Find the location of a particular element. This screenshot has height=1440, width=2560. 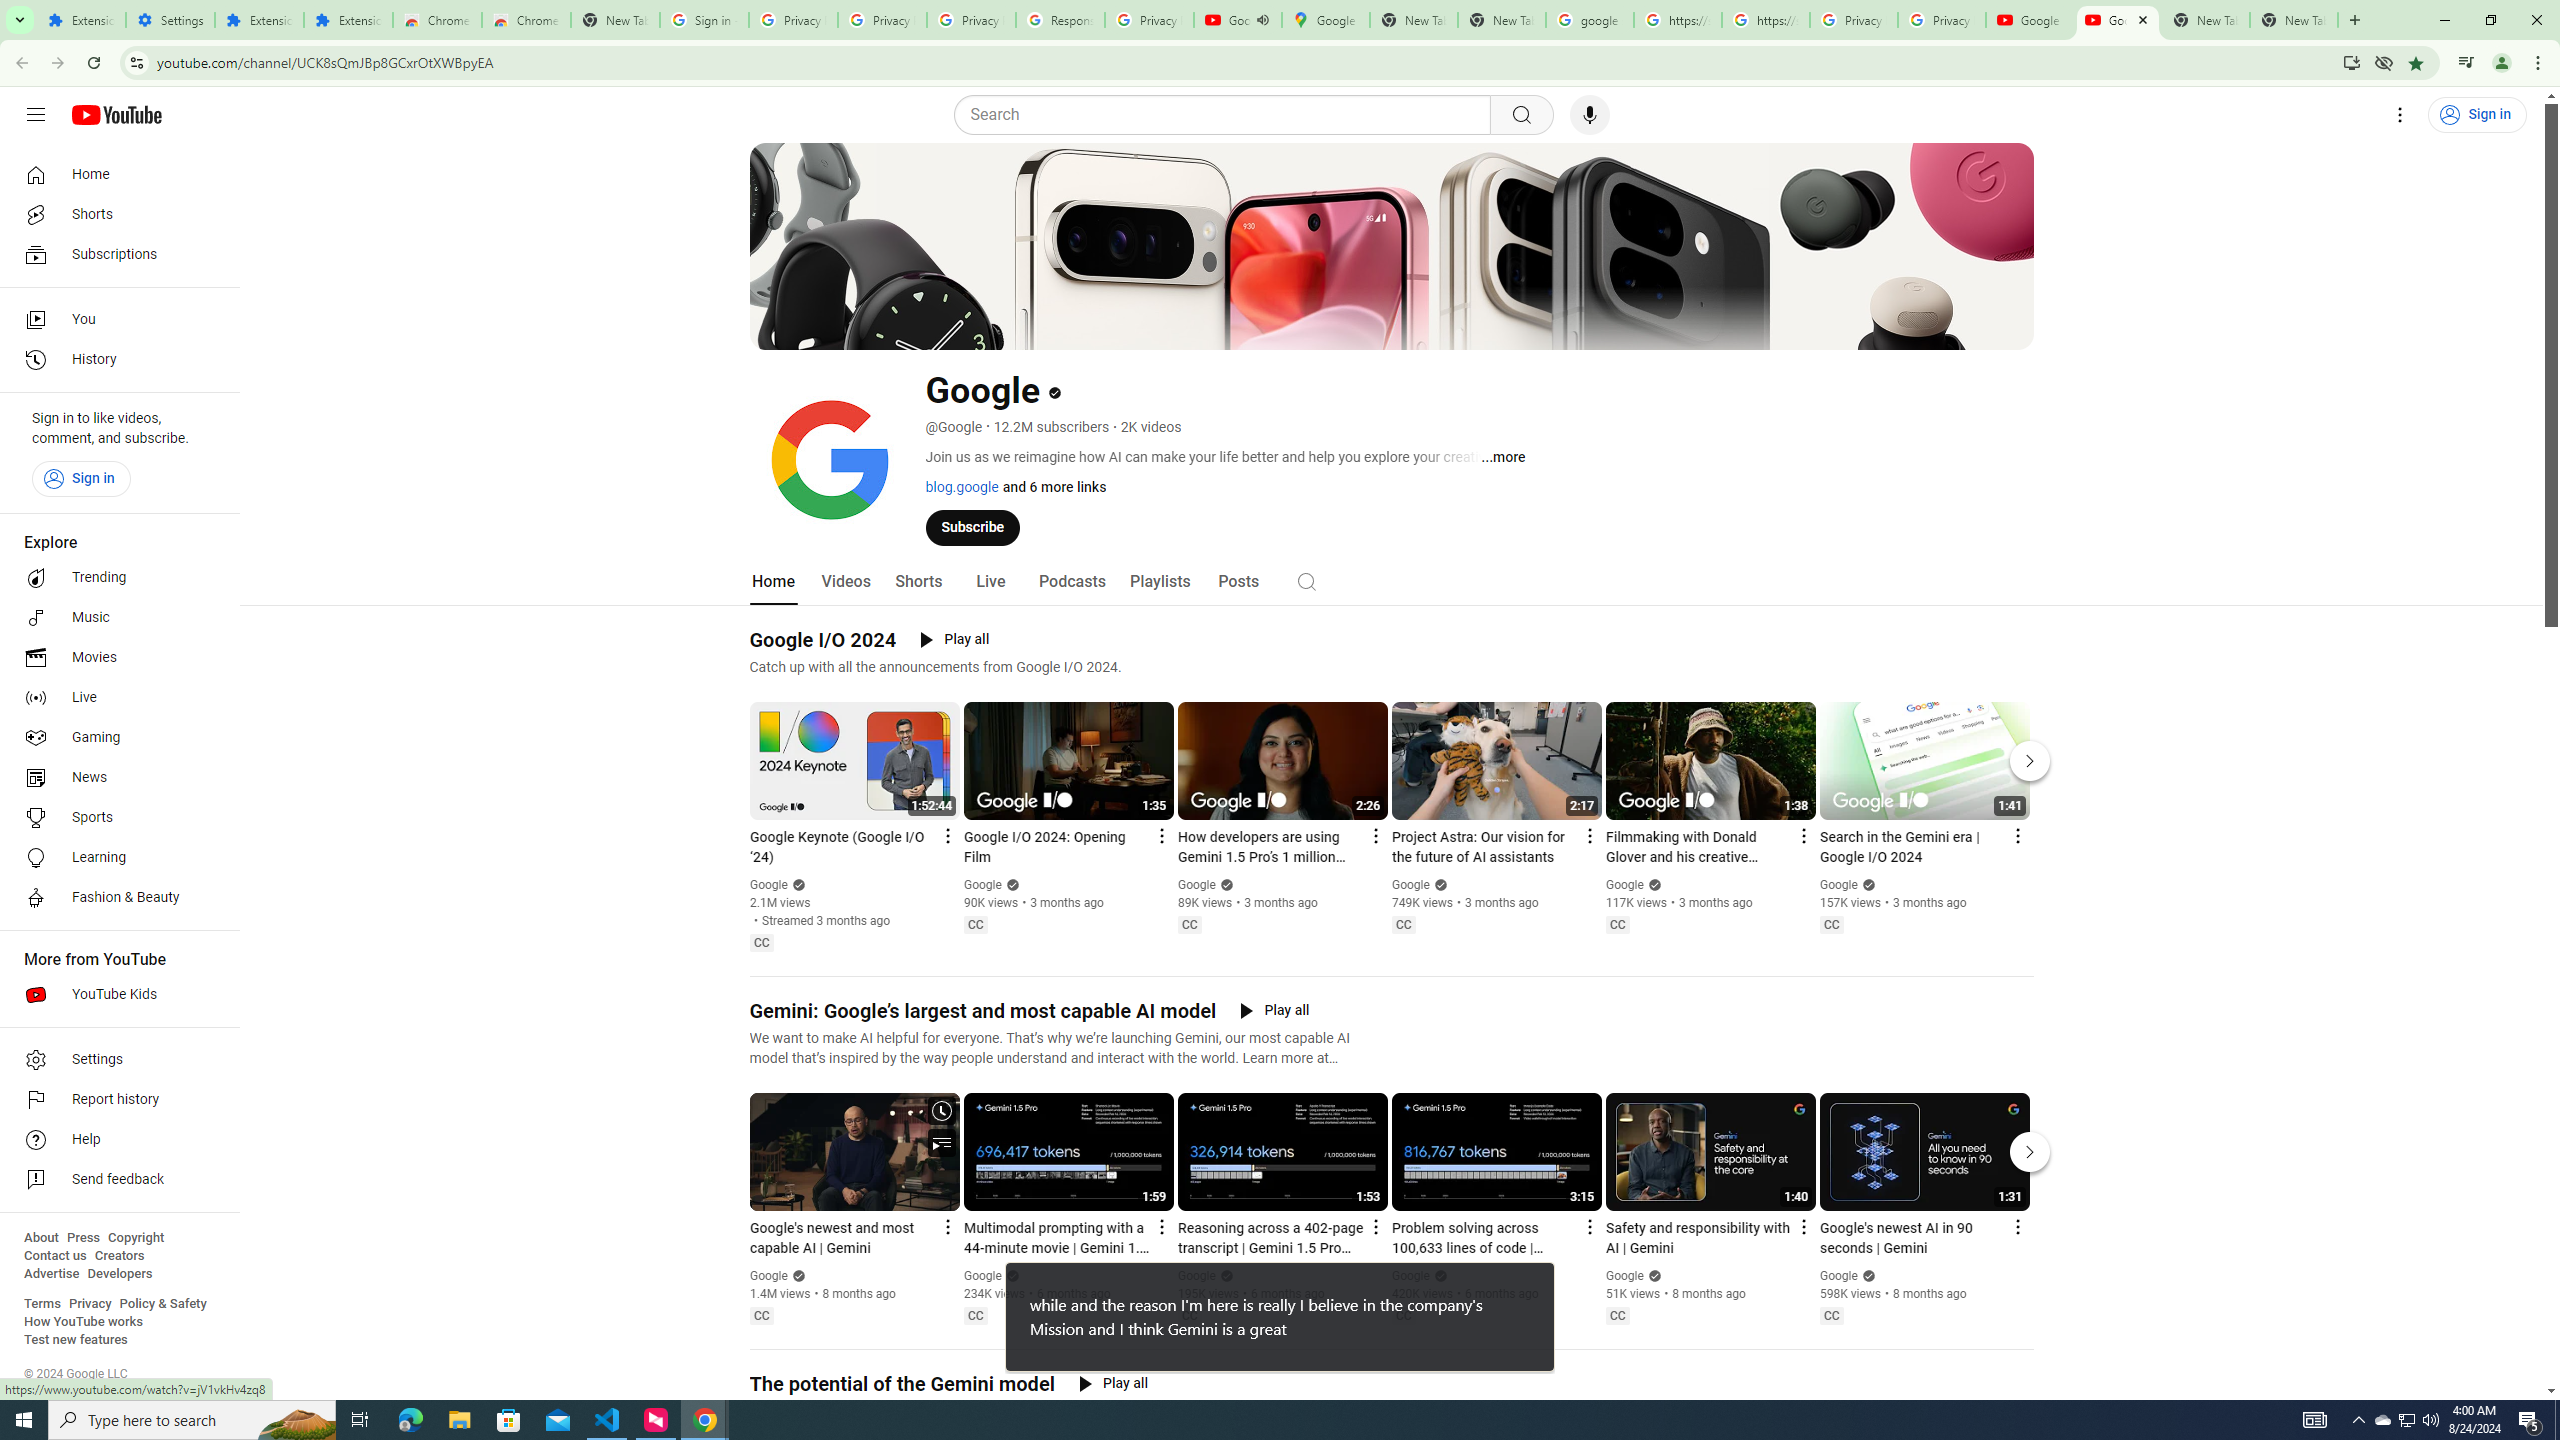

'Press' is located at coordinates (82, 1237).